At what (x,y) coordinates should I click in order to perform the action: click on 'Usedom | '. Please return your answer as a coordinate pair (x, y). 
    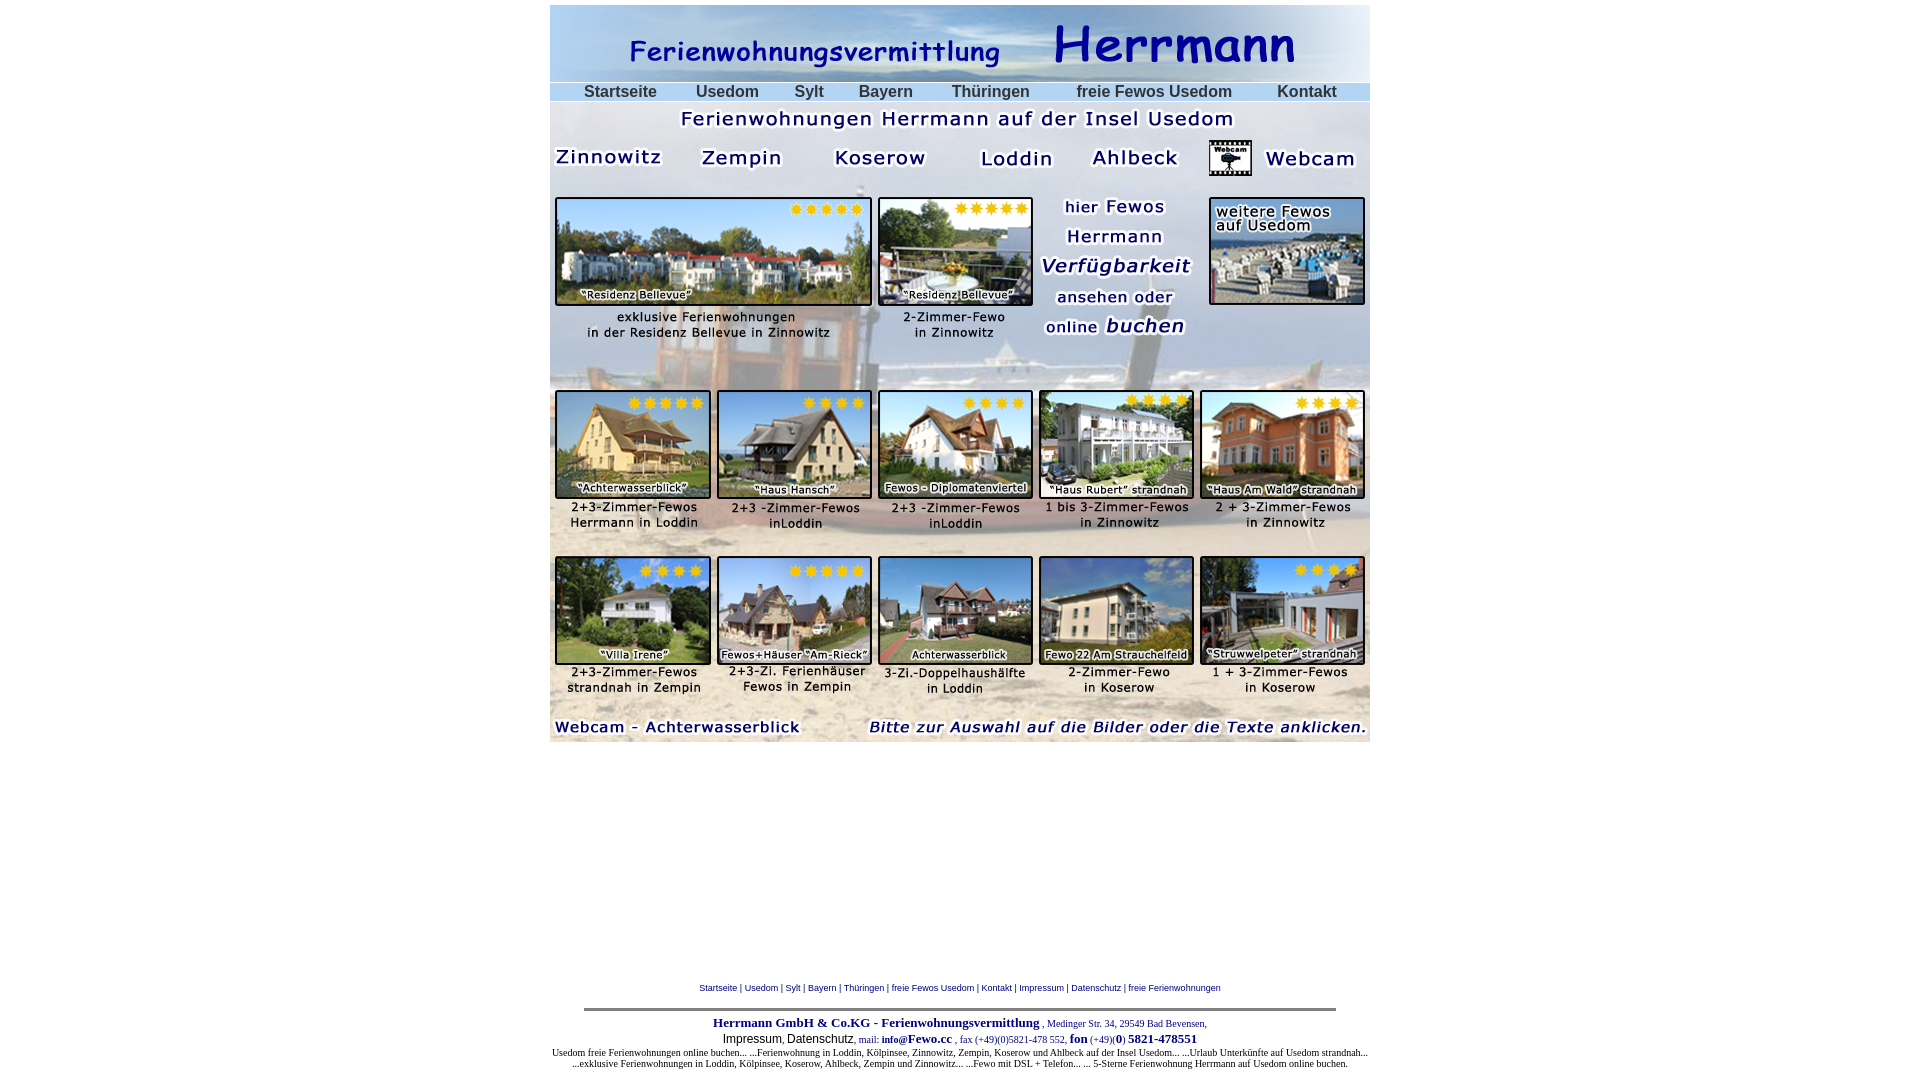
    Looking at the image, I should click on (743, 986).